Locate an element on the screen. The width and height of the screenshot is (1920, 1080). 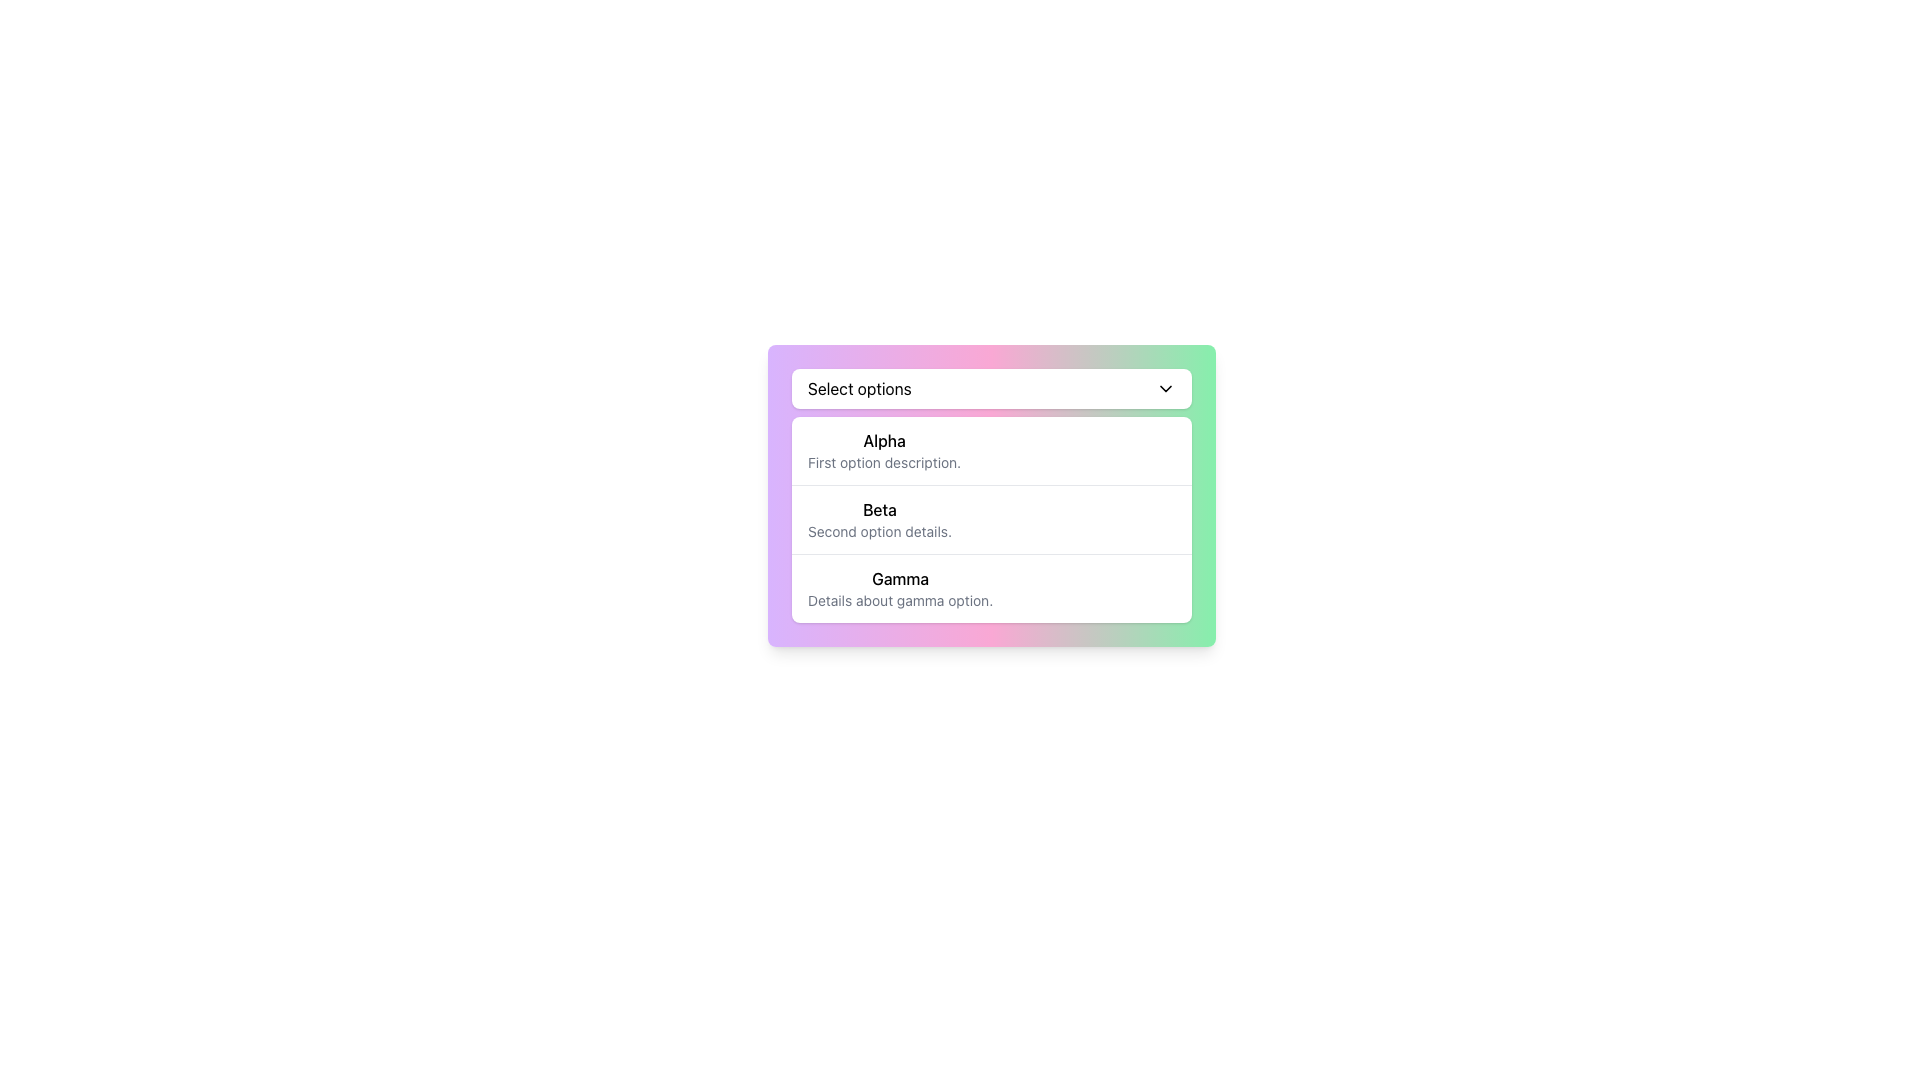
the text label displaying 'Gamma' in the third option of the dropdown menu, which is distinctively styled compared to the adjacent text is located at coordinates (899, 578).